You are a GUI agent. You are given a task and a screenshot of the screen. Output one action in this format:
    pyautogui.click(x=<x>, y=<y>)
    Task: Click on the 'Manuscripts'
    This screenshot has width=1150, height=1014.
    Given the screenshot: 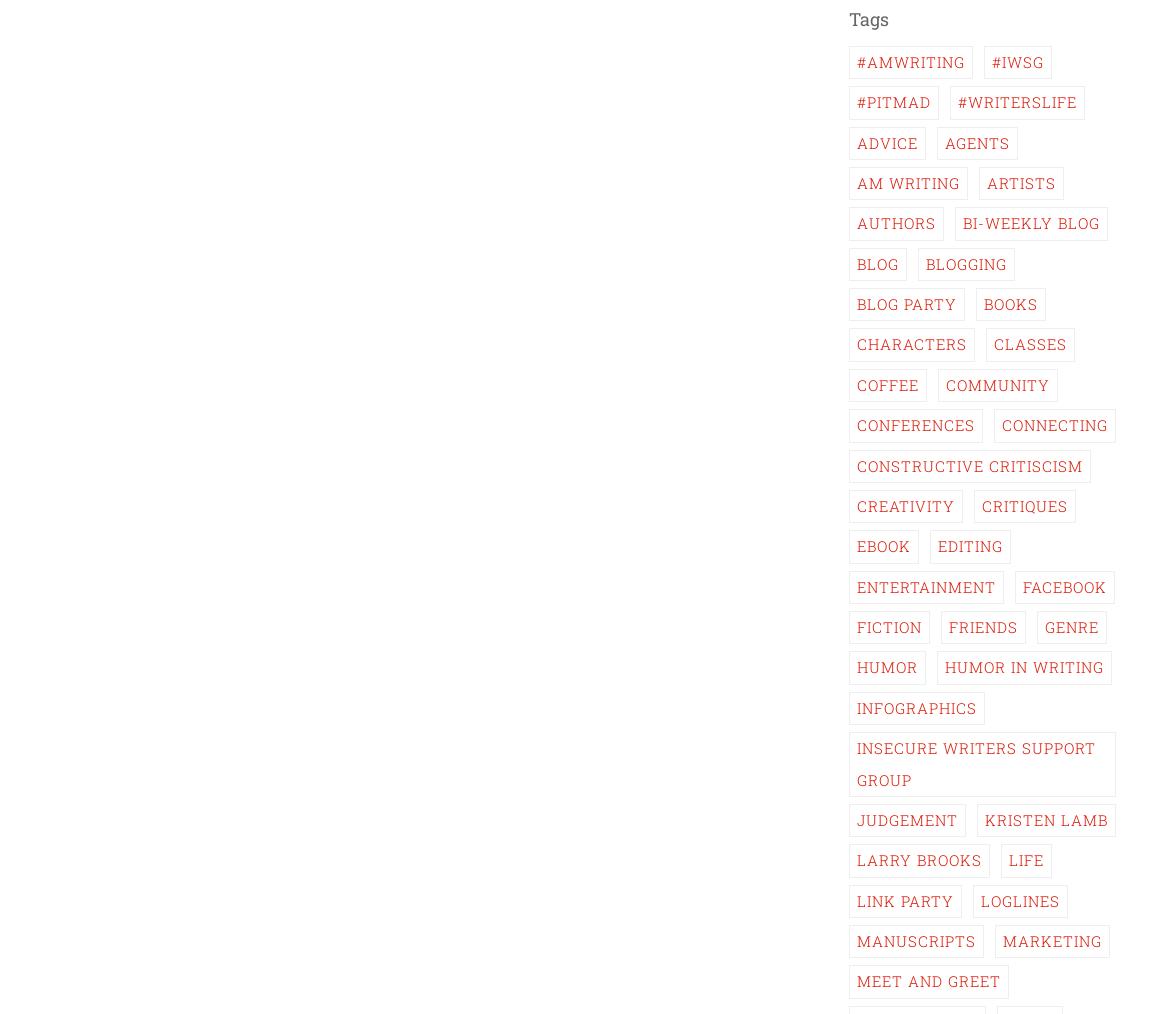 What is the action you would take?
    pyautogui.click(x=916, y=940)
    